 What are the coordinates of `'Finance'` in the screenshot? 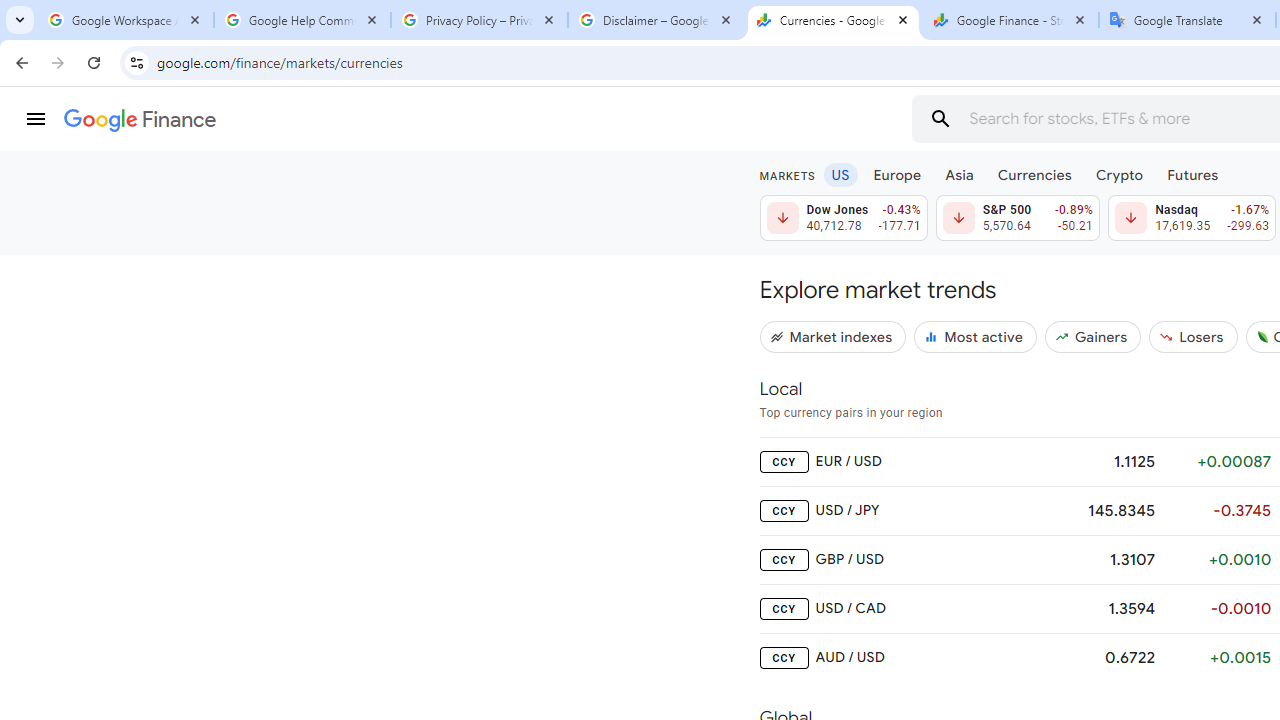 It's located at (139, 120).